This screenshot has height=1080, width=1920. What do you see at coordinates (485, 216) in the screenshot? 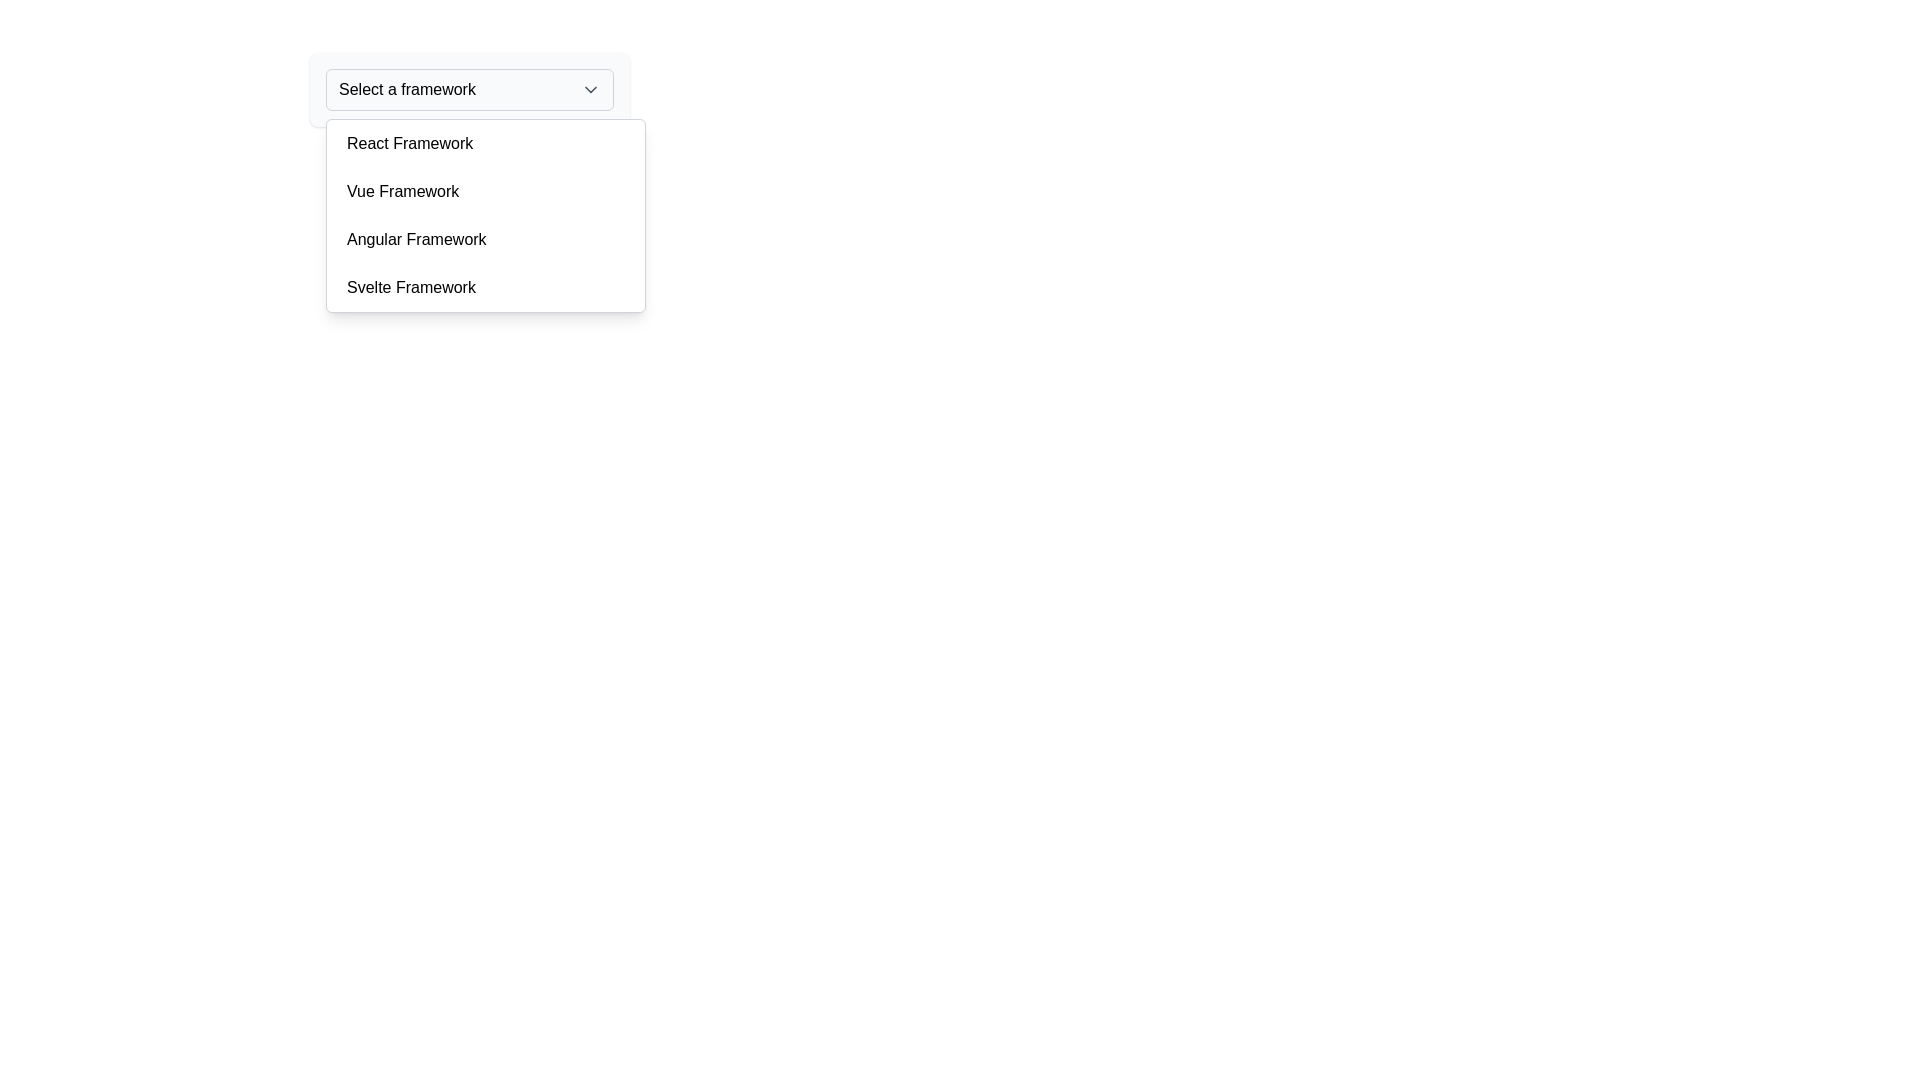
I see `the second option ('Vue Framework') in the dropdown menu` at bounding box center [485, 216].